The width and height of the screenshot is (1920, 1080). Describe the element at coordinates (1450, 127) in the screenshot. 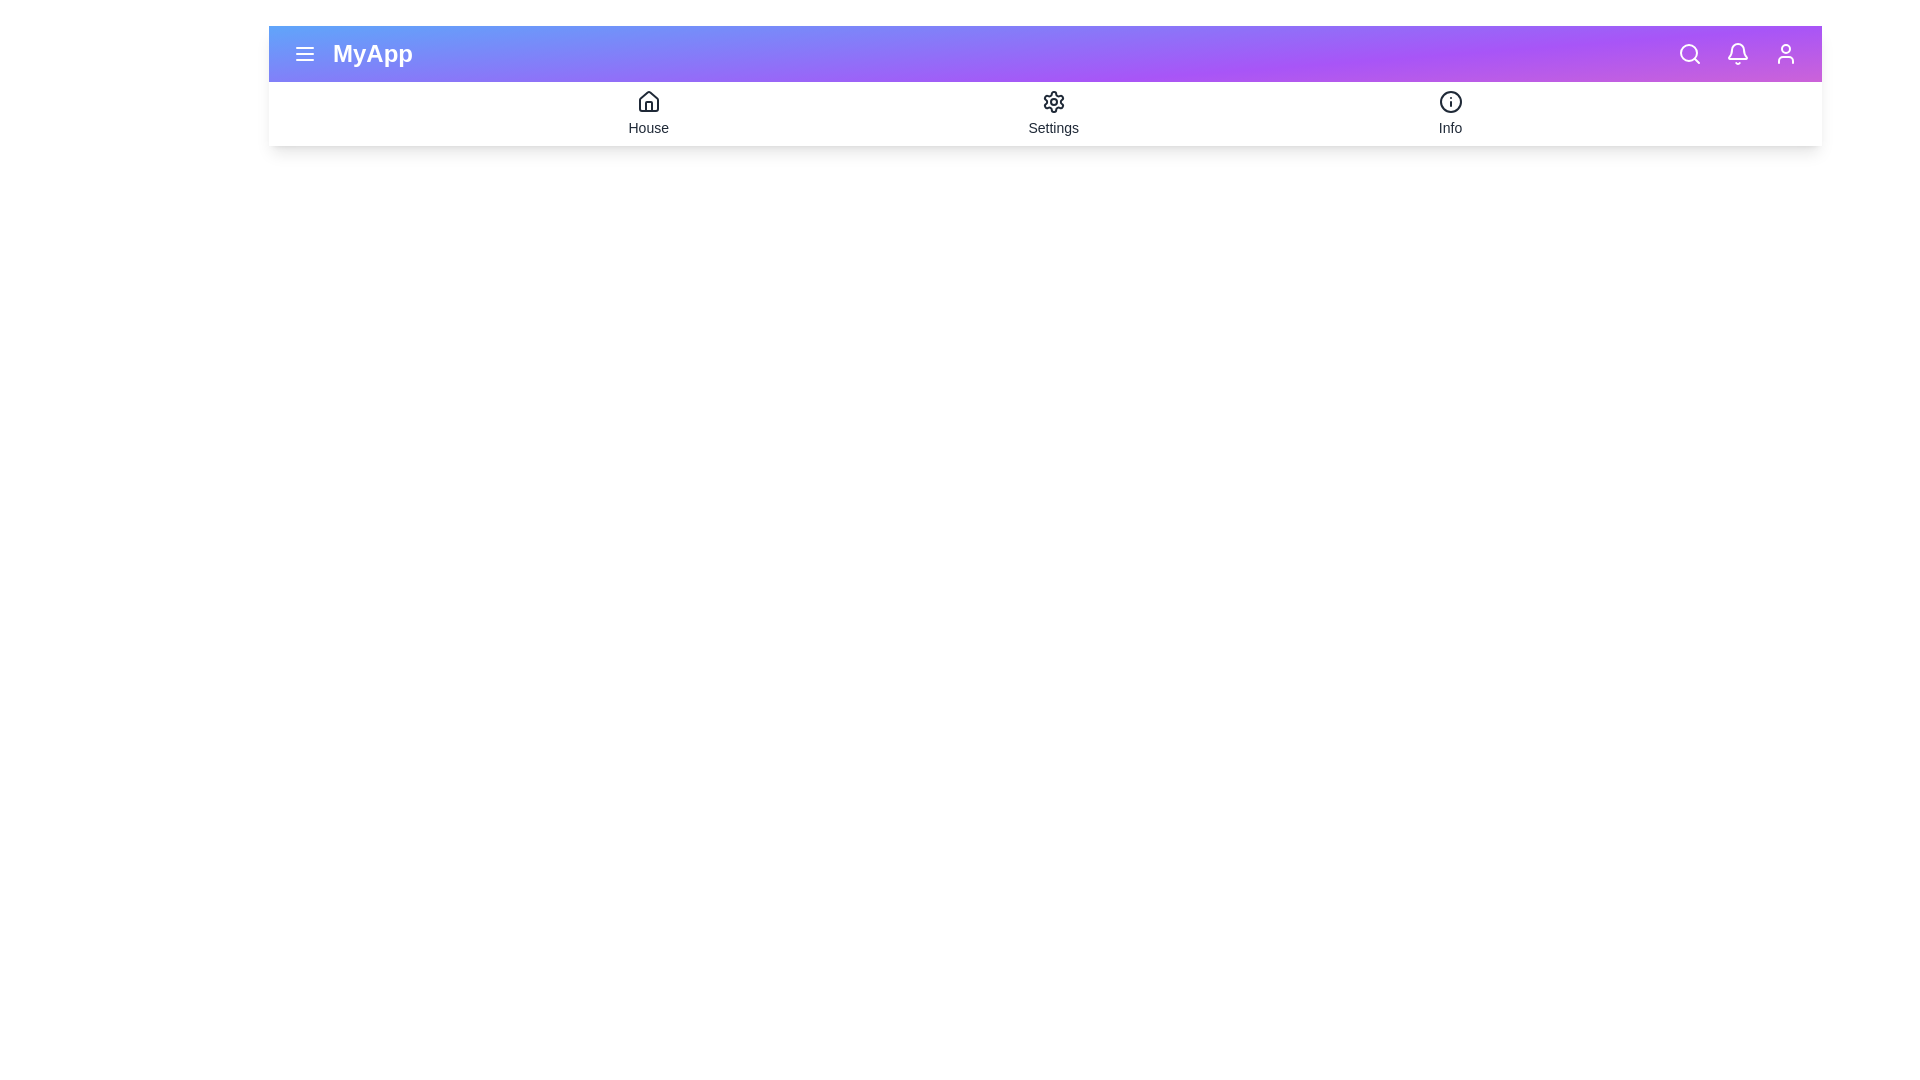

I see `the text label Info to select it` at that location.